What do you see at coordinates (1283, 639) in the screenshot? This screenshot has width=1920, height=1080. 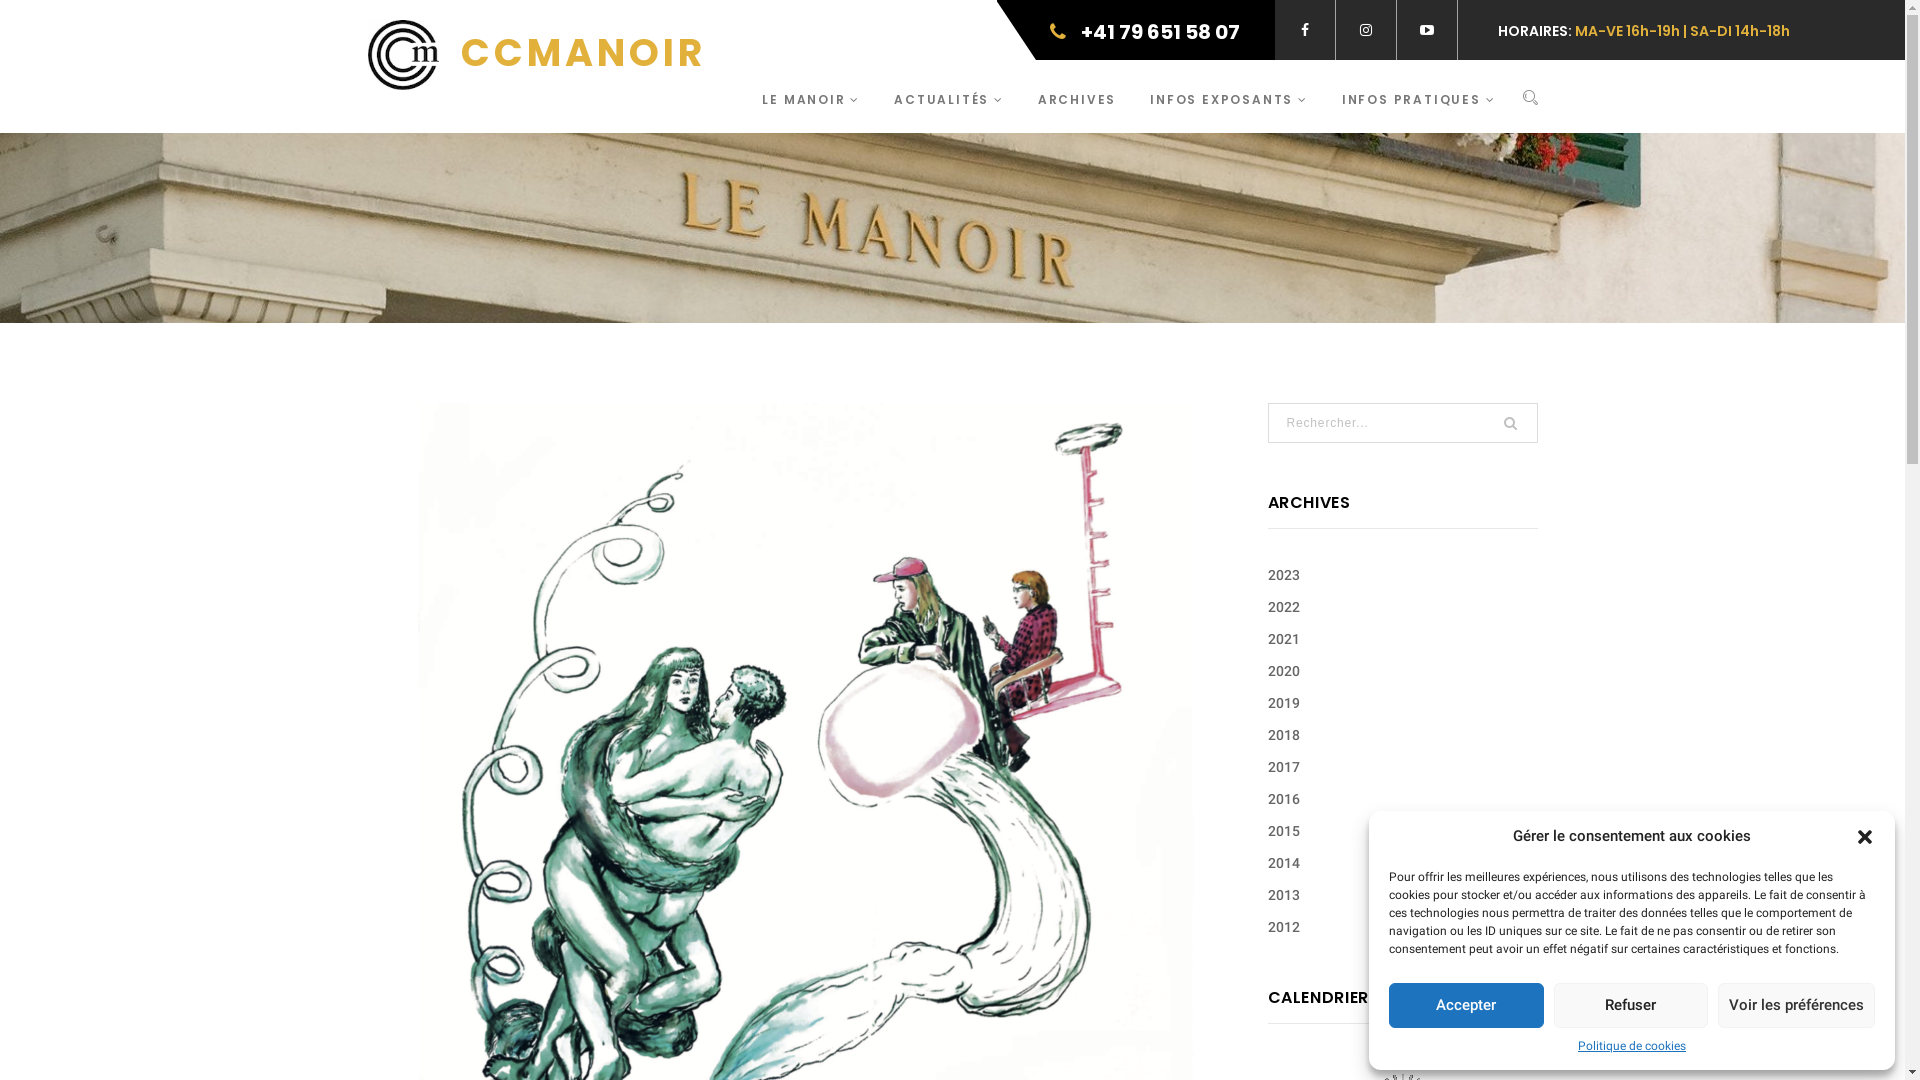 I see `'2021'` at bounding box center [1283, 639].